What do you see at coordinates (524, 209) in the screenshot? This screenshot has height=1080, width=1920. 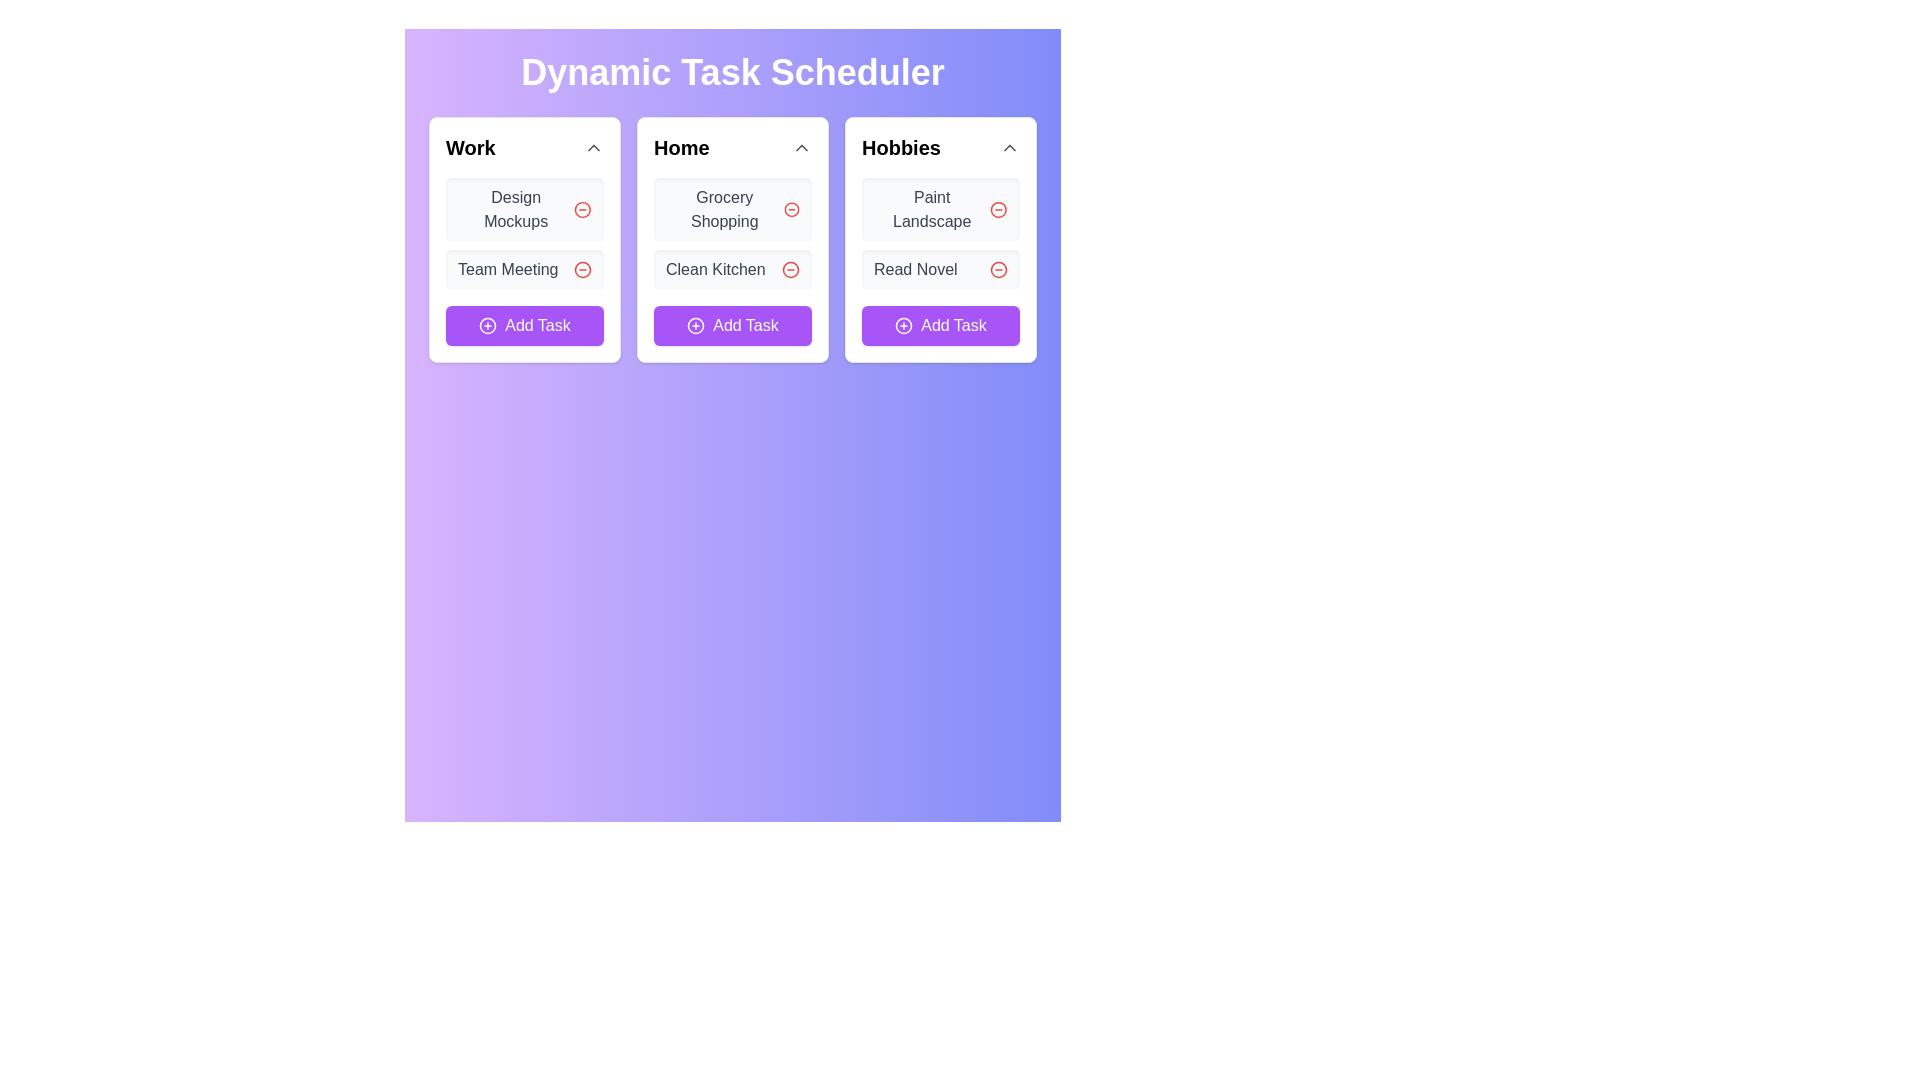 I see `the task list item named 'Design Mockups' located in the first column under the 'Work' header for additional information` at bounding box center [524, 209].